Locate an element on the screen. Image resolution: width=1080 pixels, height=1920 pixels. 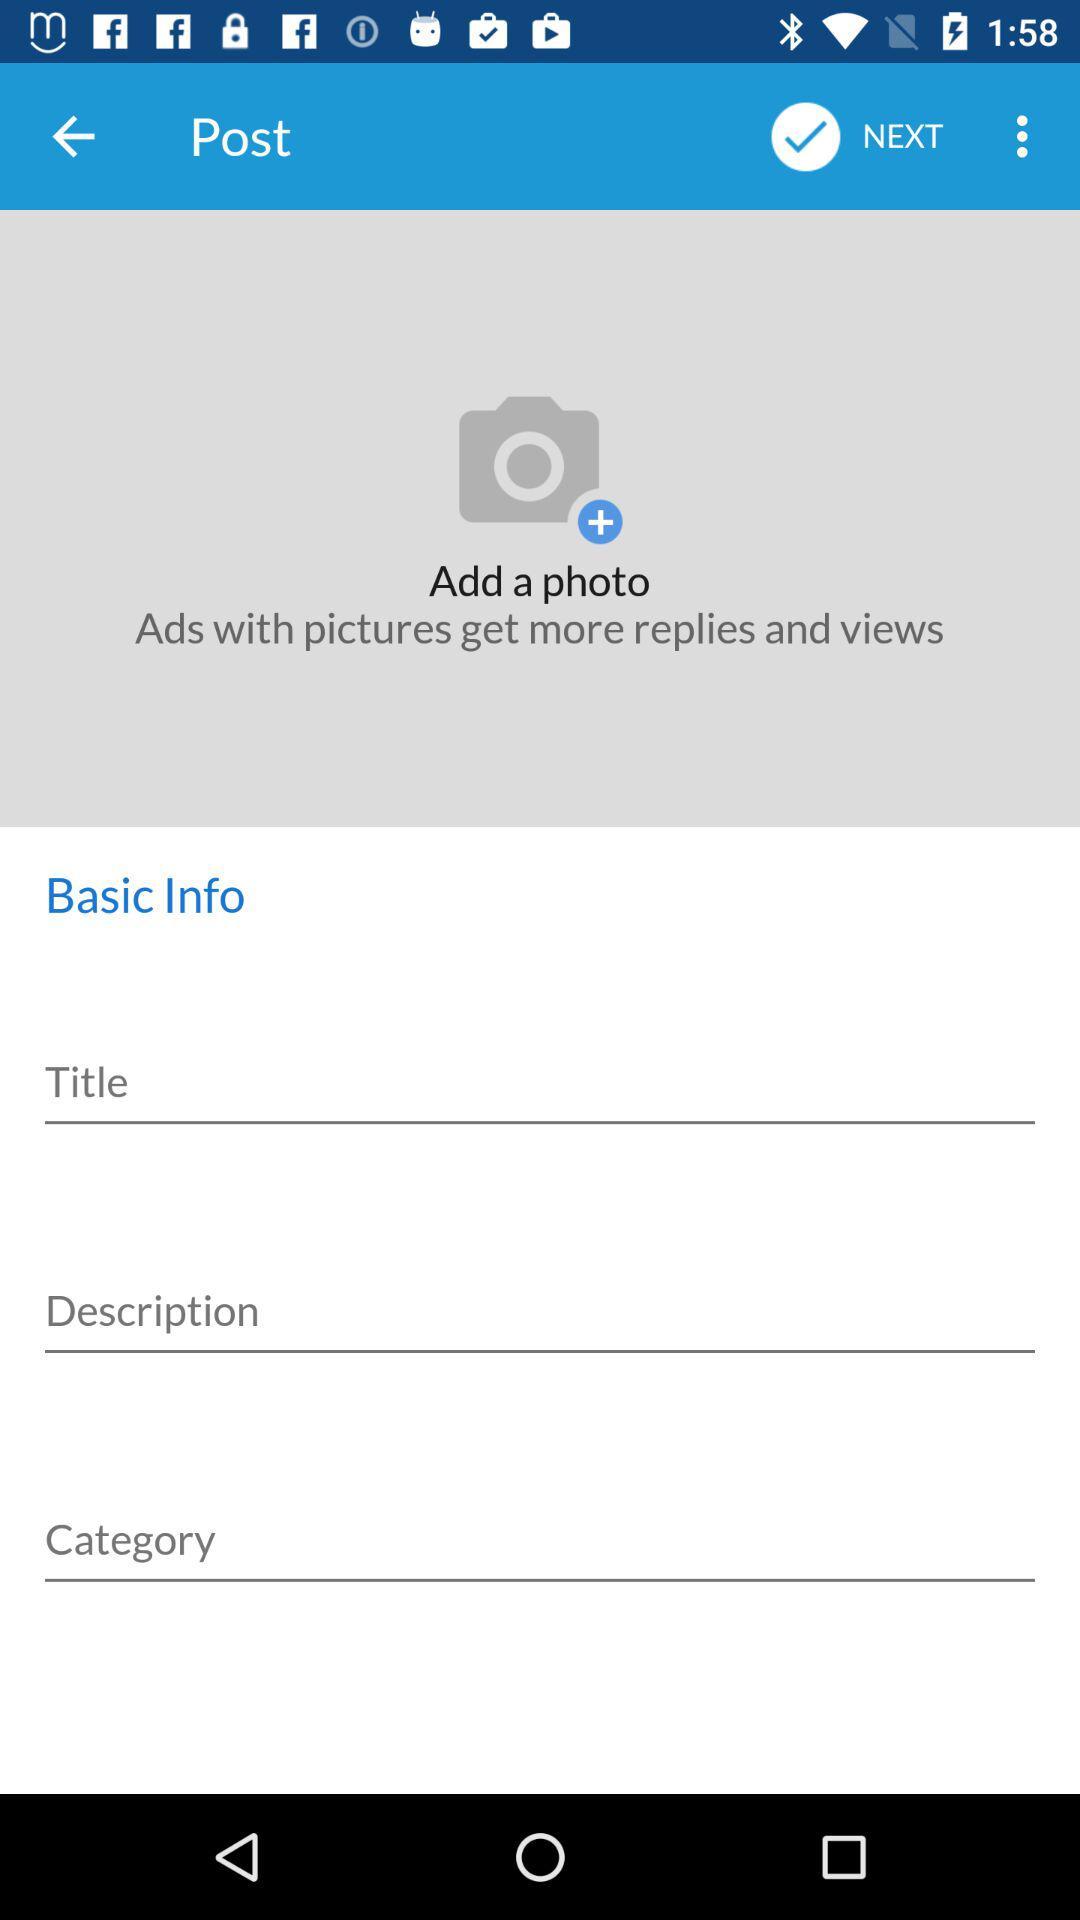
a description is located at coordinates (540, 1288).